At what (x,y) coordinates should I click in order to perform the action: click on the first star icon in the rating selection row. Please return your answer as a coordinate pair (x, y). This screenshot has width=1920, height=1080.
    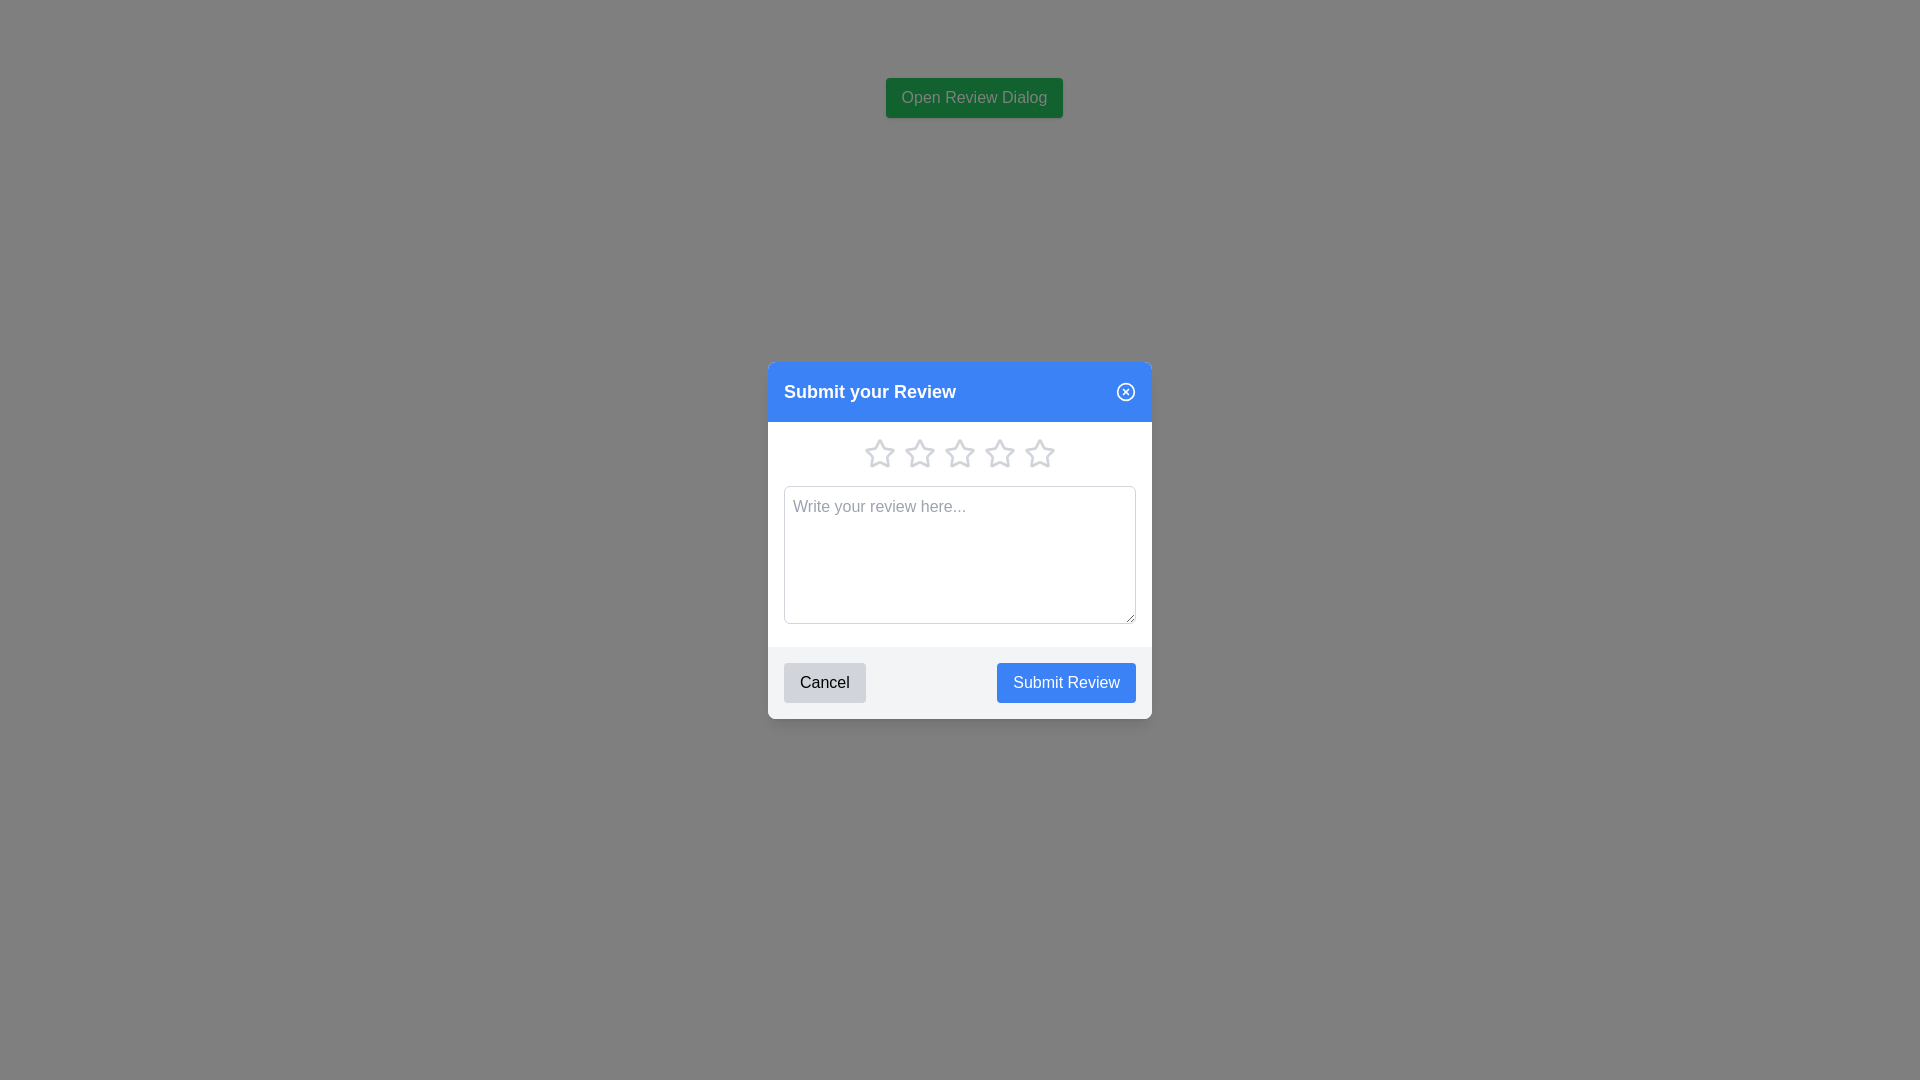
    Looking at the image, I should click on (878, 451).